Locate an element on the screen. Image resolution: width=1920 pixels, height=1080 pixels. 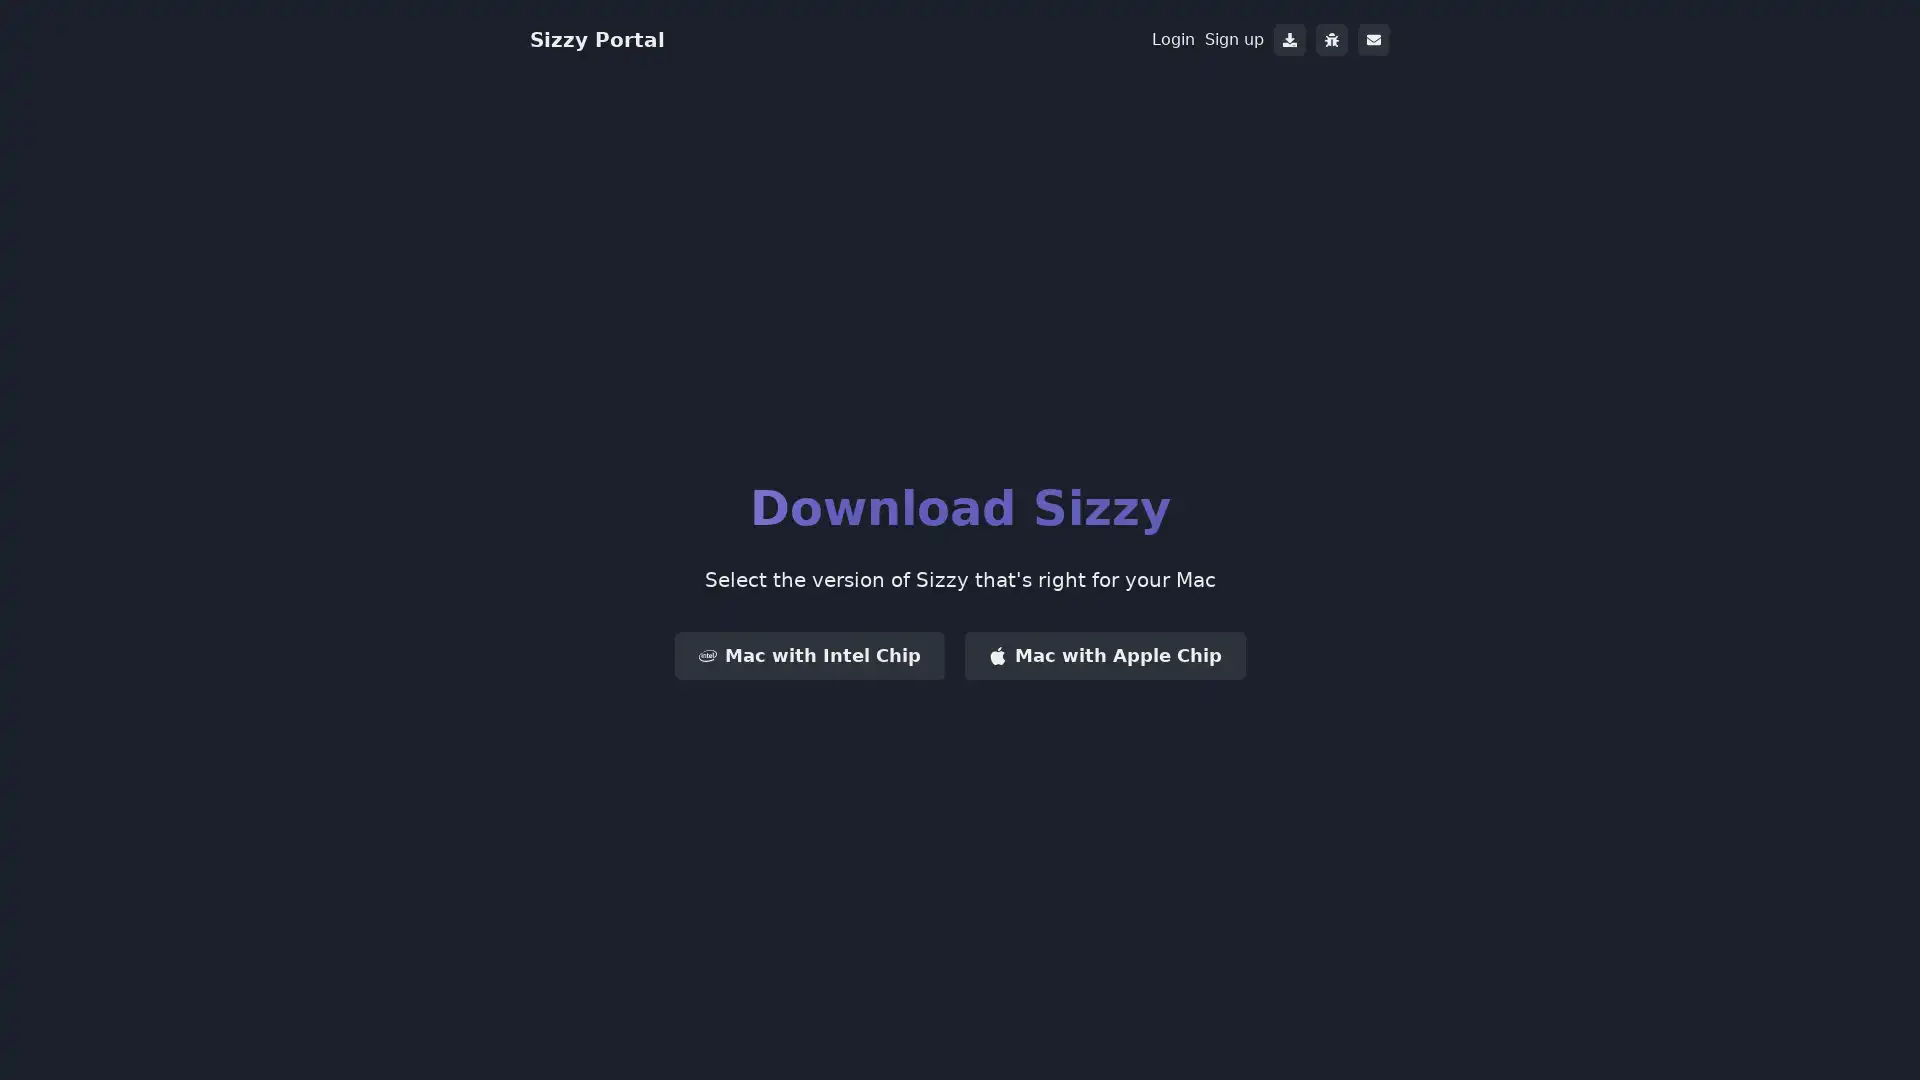
Mac with Apple Chip is located at coordinates (1103, 655).